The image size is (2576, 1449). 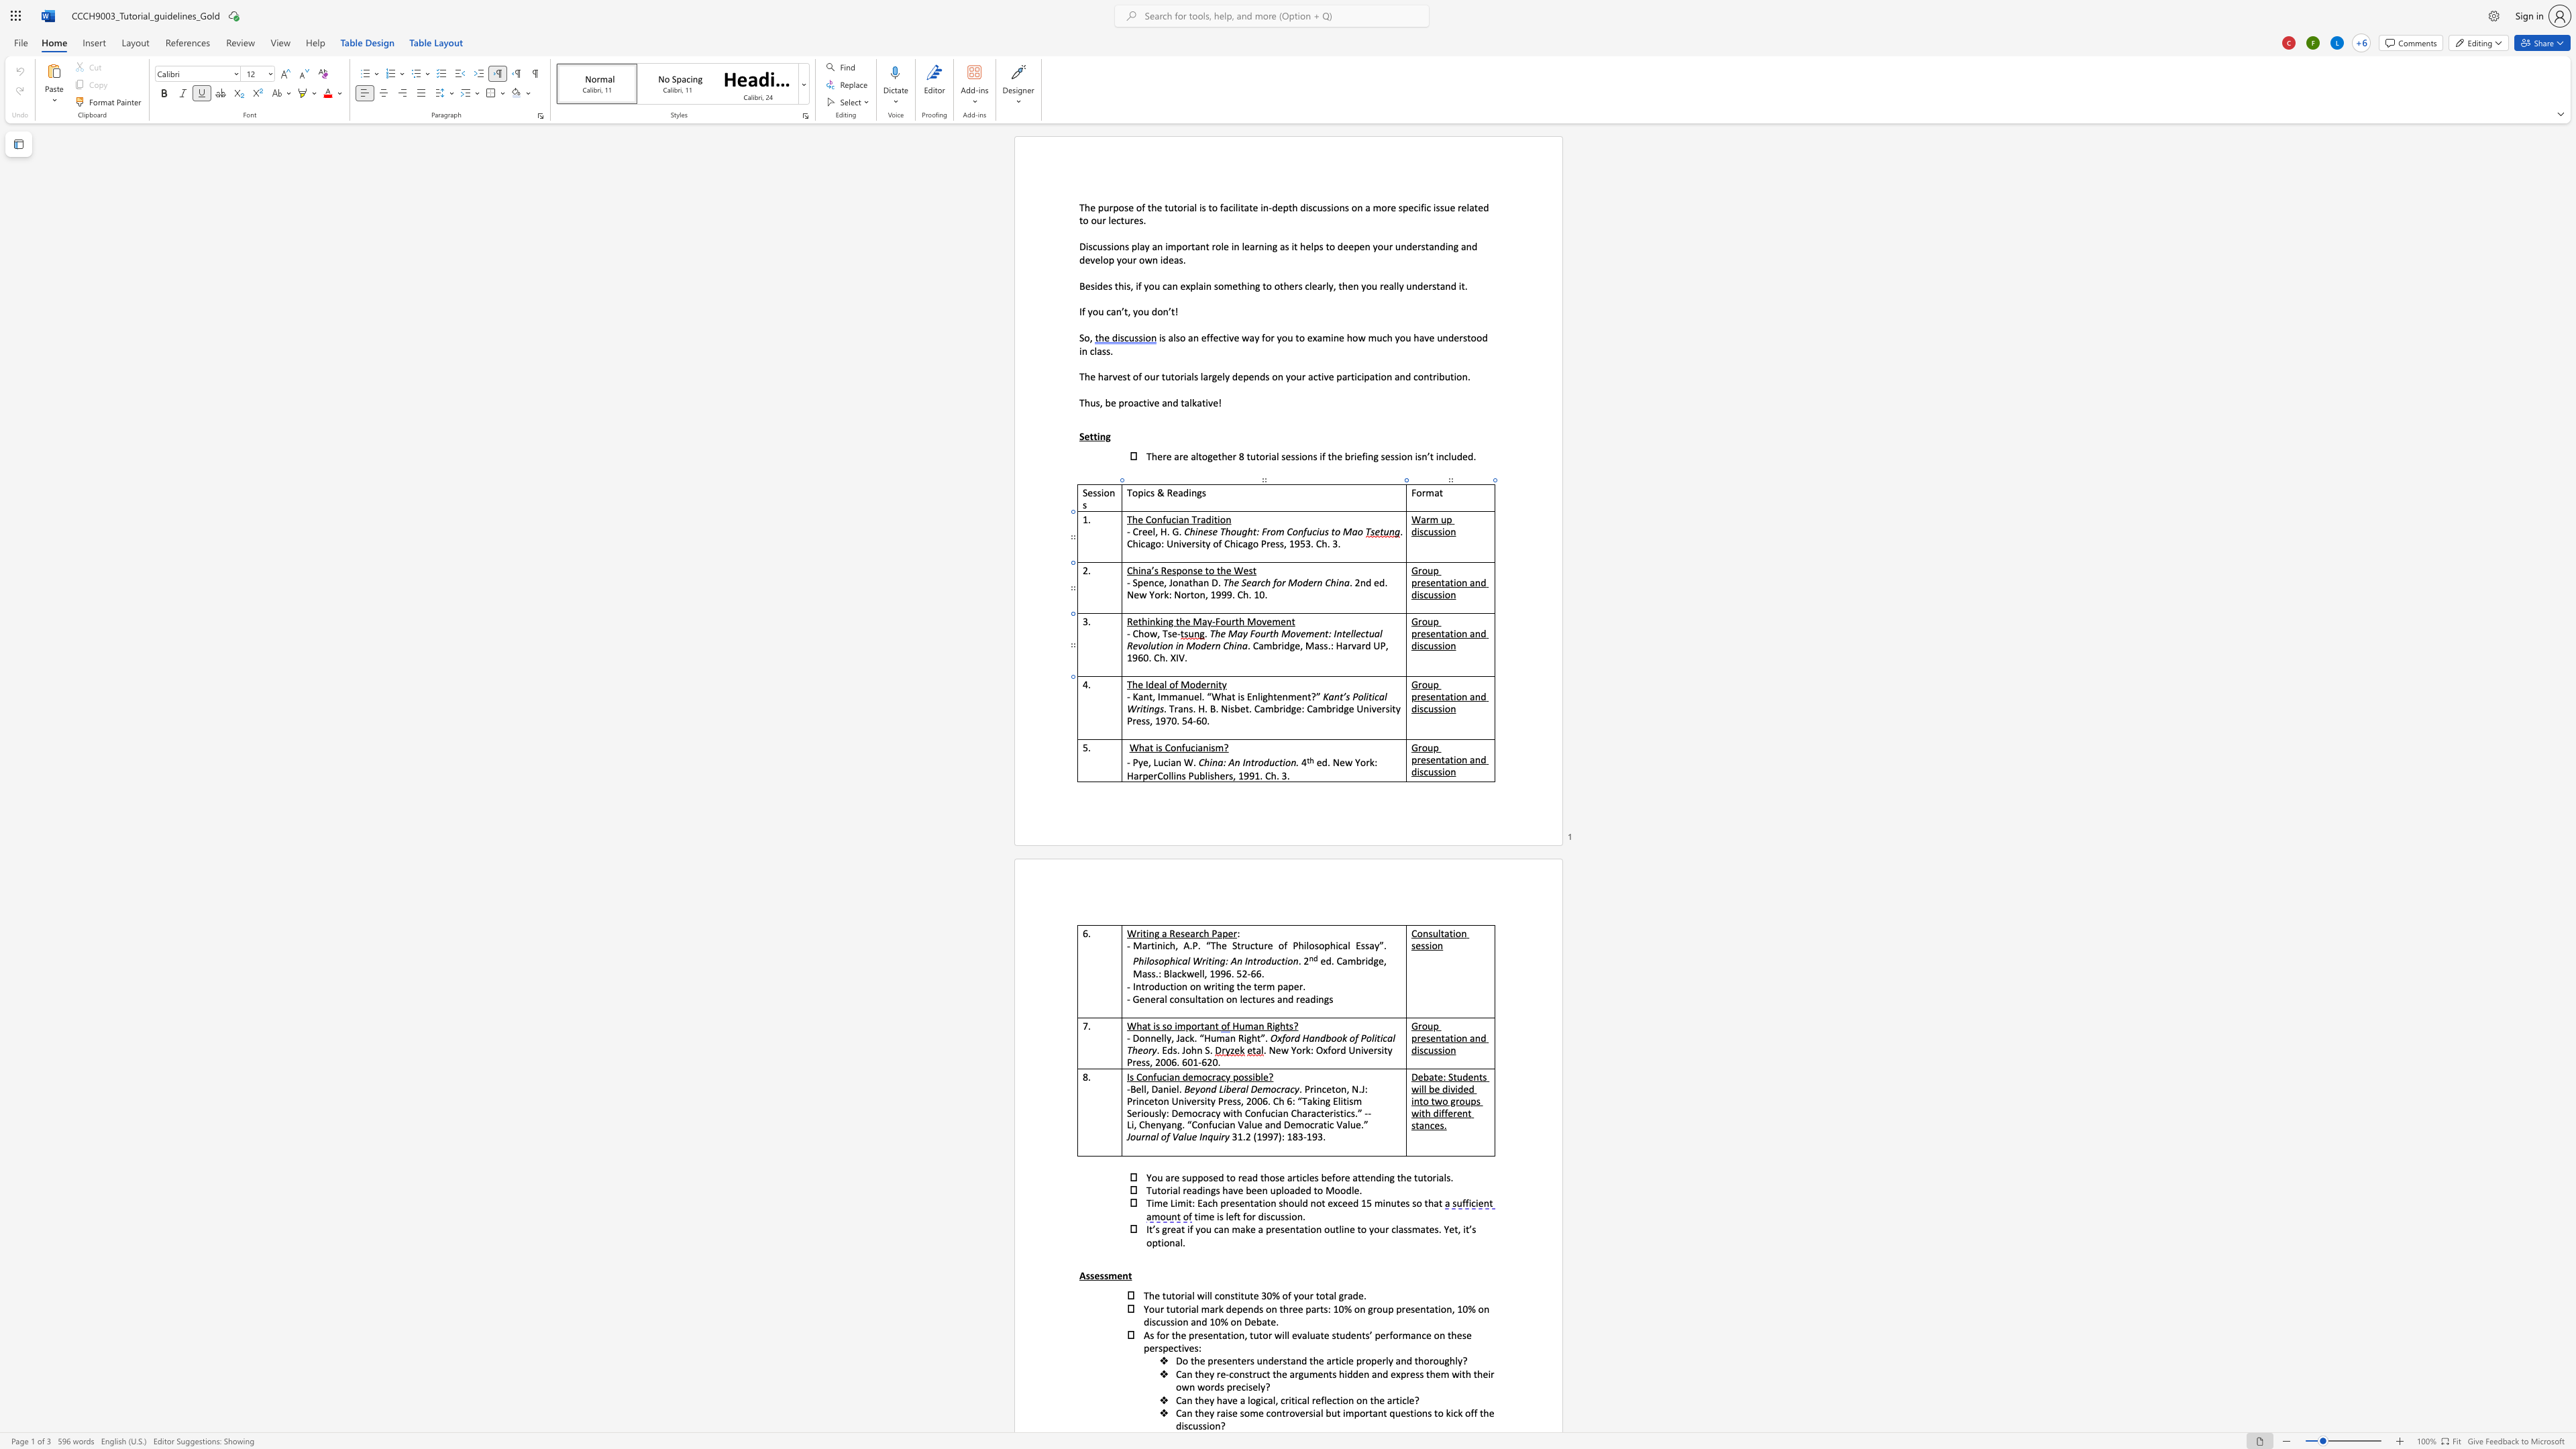 I want to click on the space between the continuous character "M" and "o" in the text, so click(x=1188, y=684).